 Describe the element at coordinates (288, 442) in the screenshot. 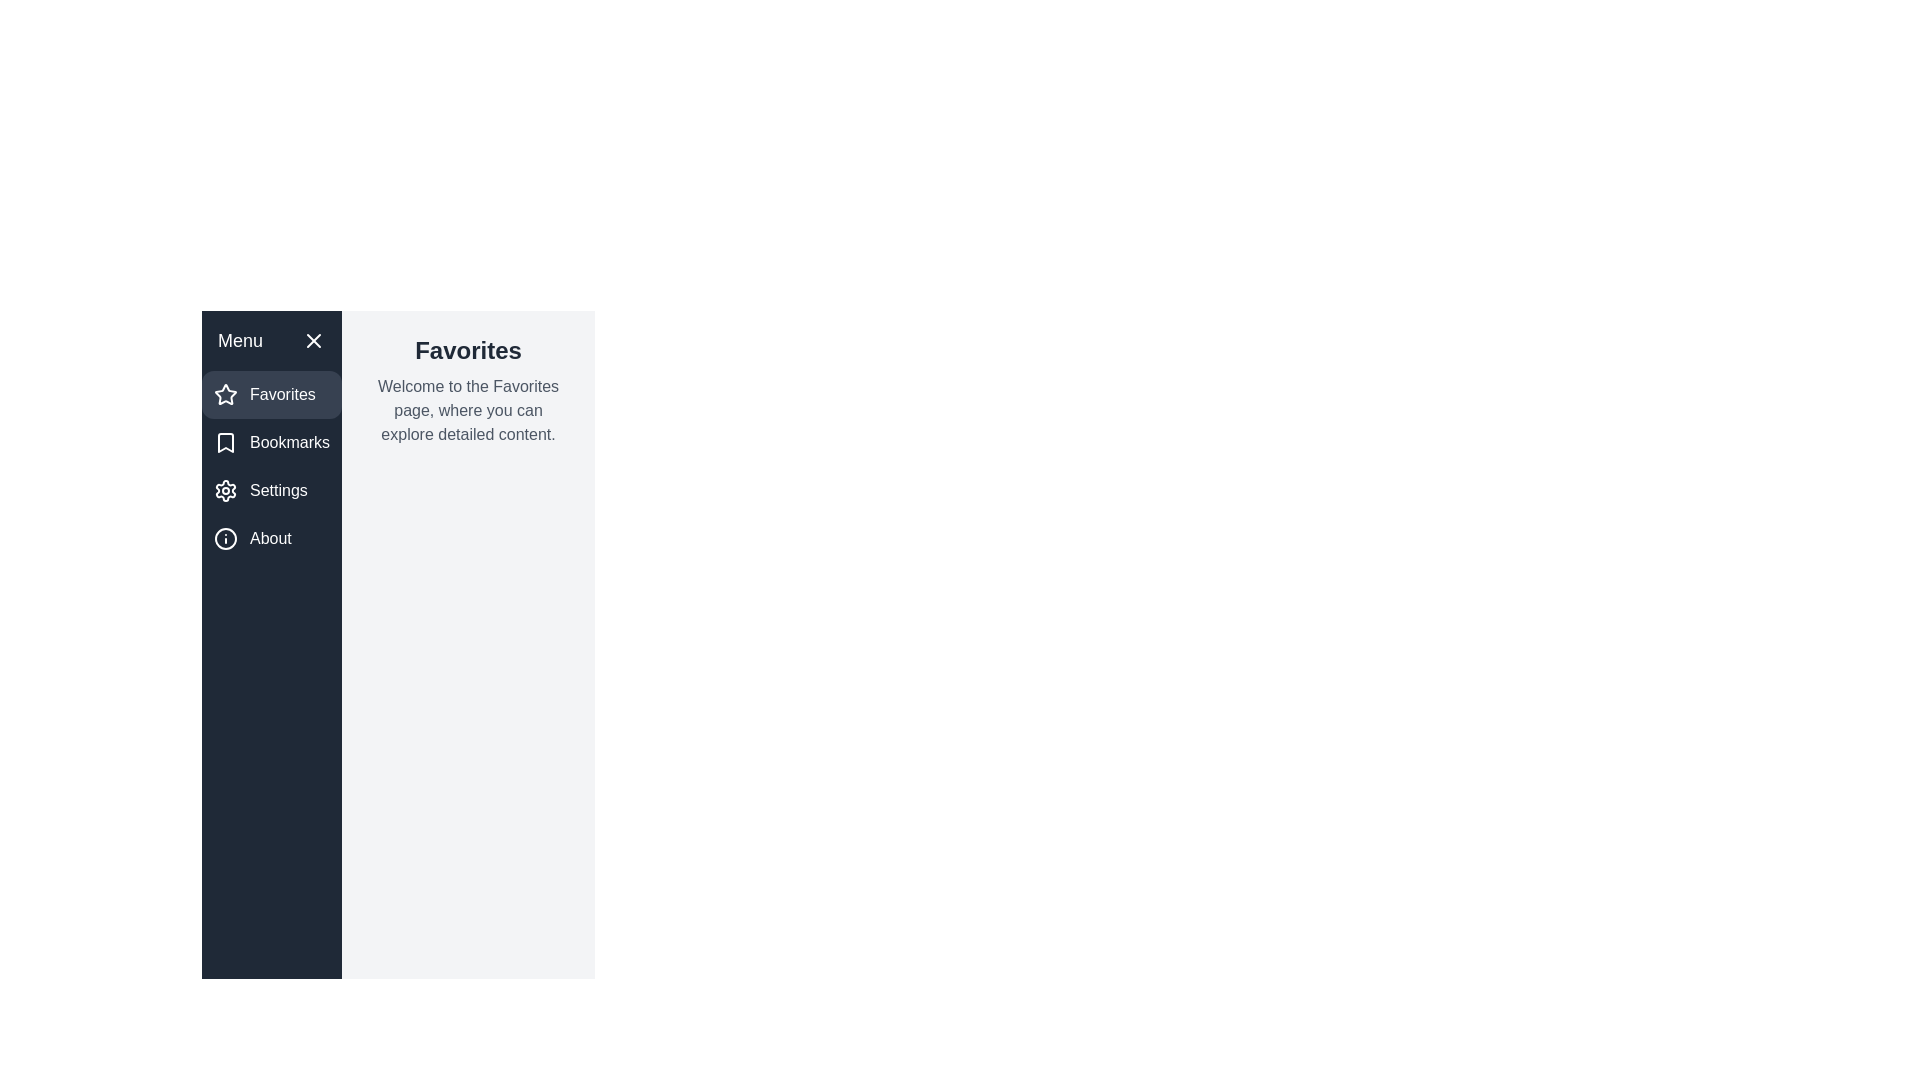

I see `the 'Bookmarks' navigational label located in the vertical menu on the left side, positioned below 'Favorites' and above 'Settings'` at that location.